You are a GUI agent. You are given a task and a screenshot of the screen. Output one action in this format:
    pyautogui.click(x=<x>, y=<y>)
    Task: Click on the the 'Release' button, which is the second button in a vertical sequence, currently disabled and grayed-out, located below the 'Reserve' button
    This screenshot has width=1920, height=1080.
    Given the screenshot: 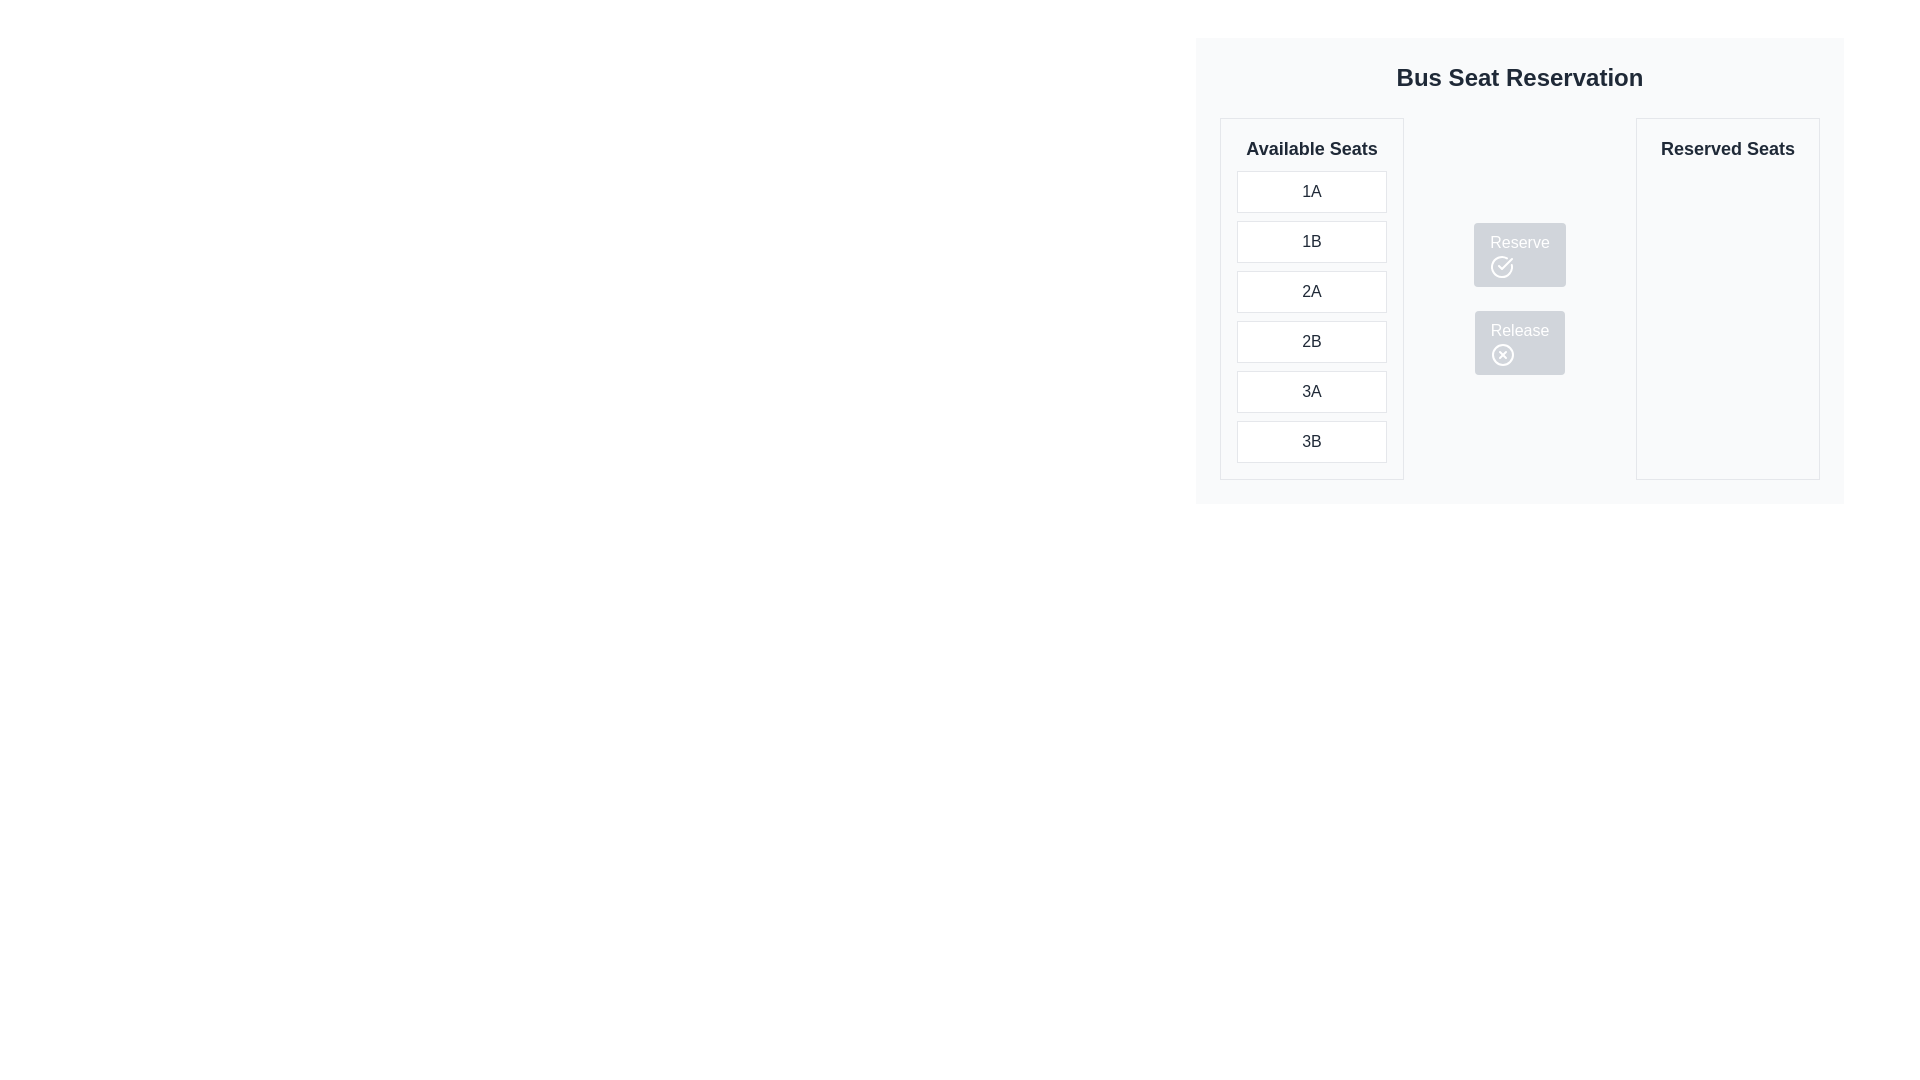 What is the action you would take?
    pyautogui.click(x=1520, y=342)
    